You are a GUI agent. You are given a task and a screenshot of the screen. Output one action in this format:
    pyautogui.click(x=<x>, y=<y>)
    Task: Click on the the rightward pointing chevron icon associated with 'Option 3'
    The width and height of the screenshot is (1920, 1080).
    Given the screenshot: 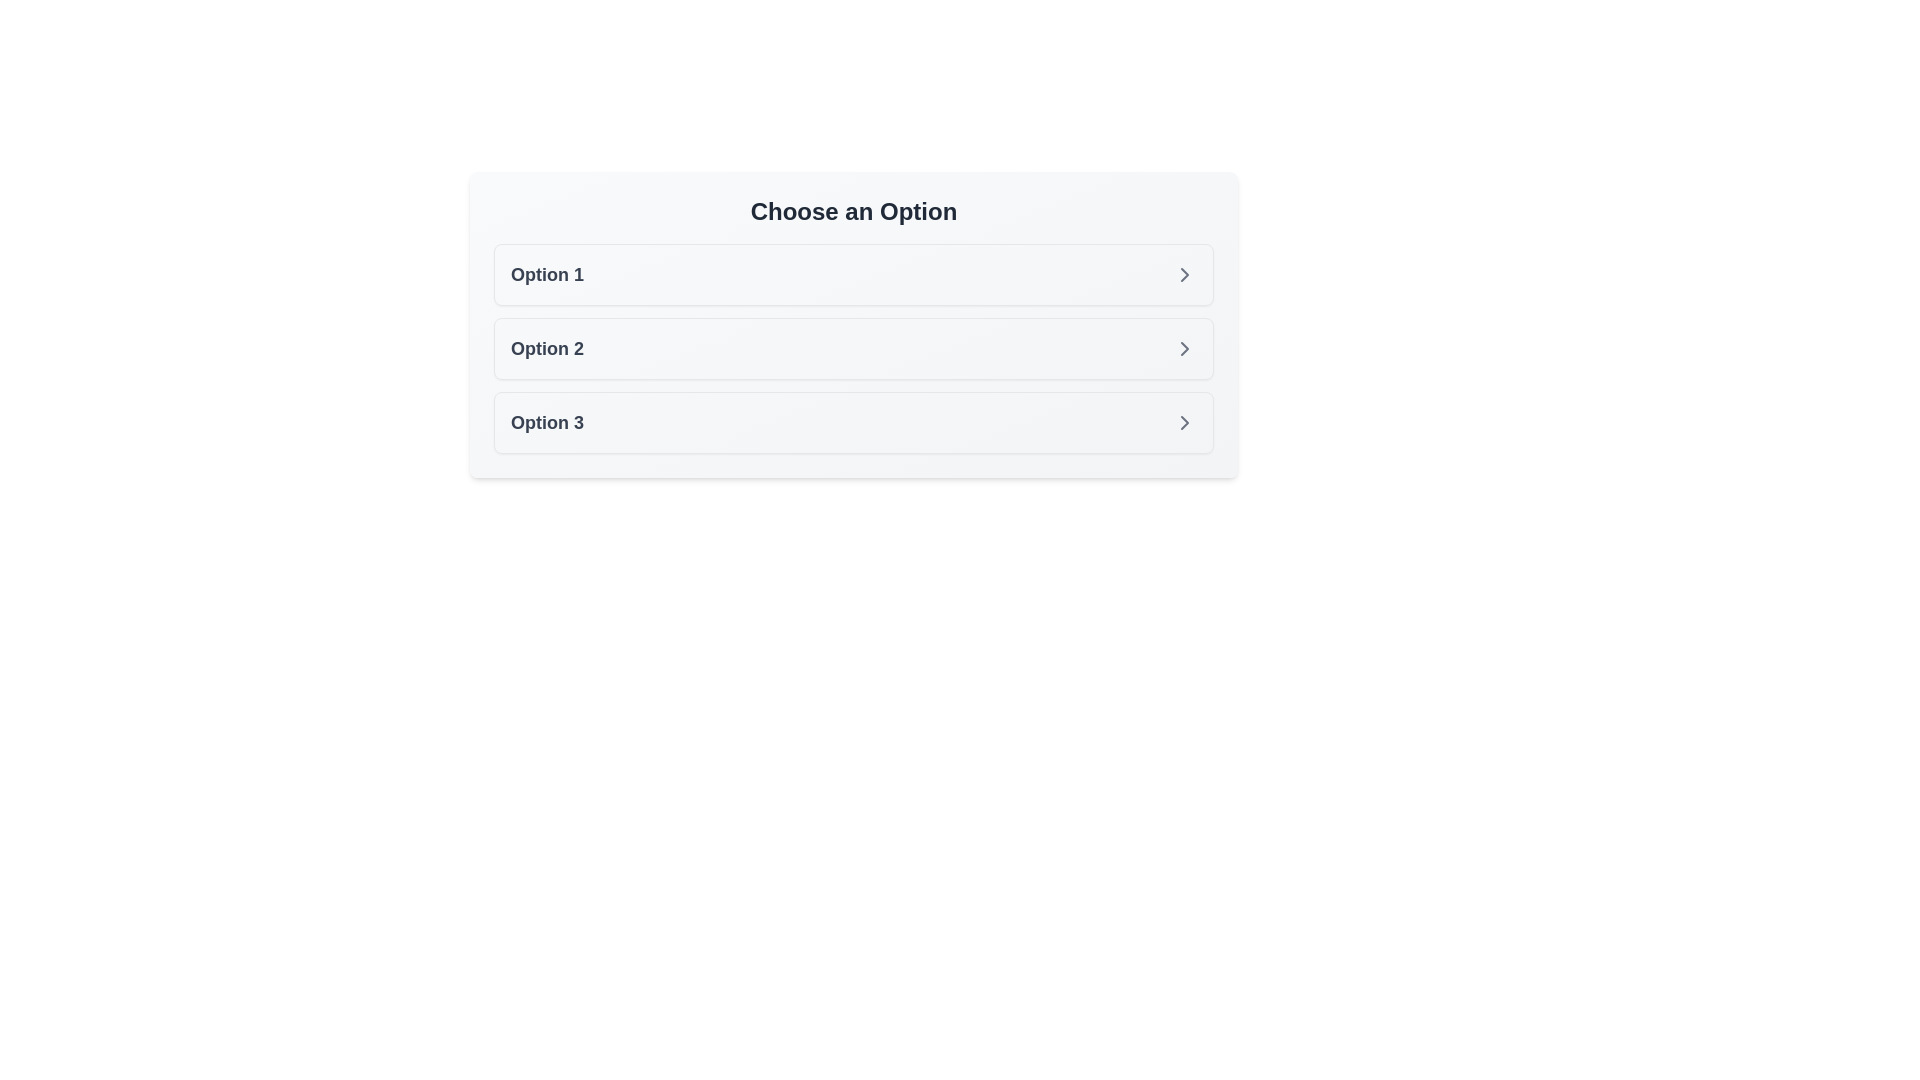 What is the action you would take?
    pyautogui.click(x=1185, y=422)
    